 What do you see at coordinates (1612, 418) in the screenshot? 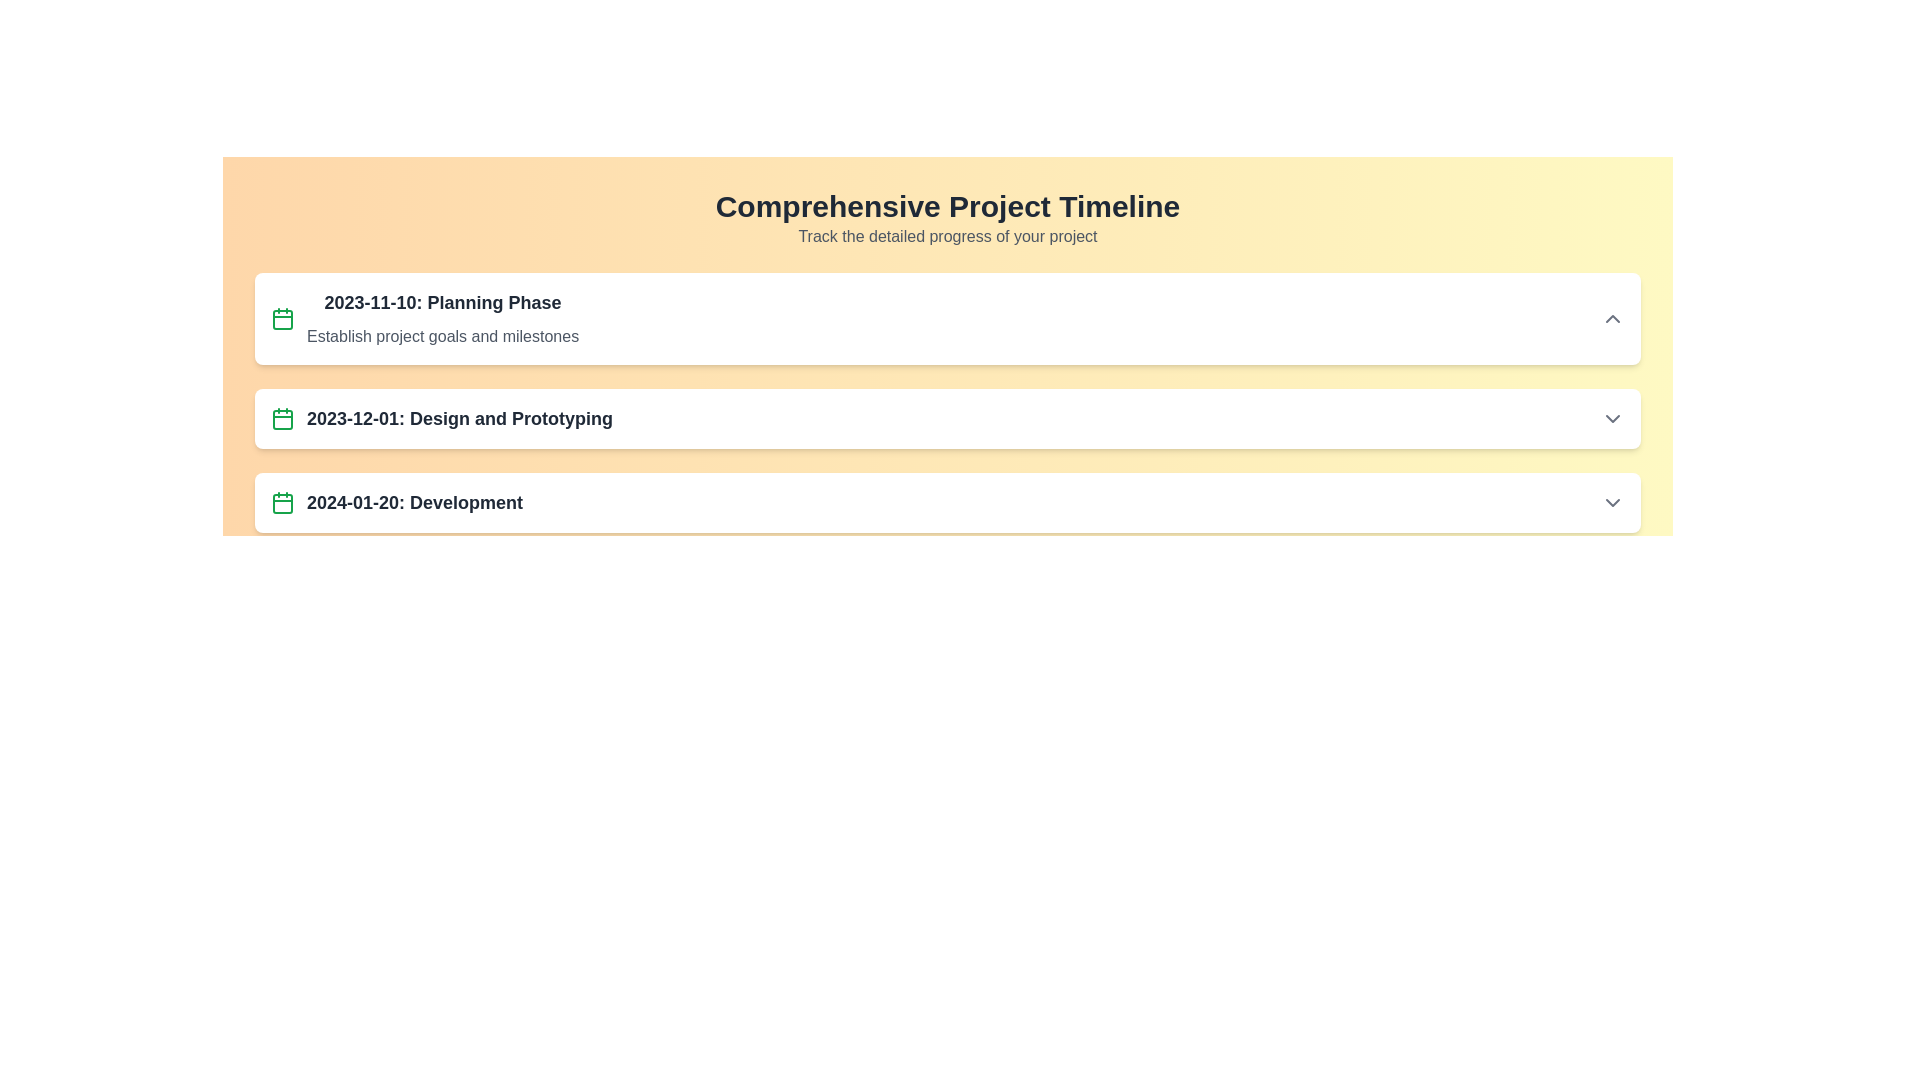
I see `the Dropdown toggle button located on the right side of the section labeled '2023-12-01: Design and Prototyping' to change its color` at bounding box center [1612, 418].